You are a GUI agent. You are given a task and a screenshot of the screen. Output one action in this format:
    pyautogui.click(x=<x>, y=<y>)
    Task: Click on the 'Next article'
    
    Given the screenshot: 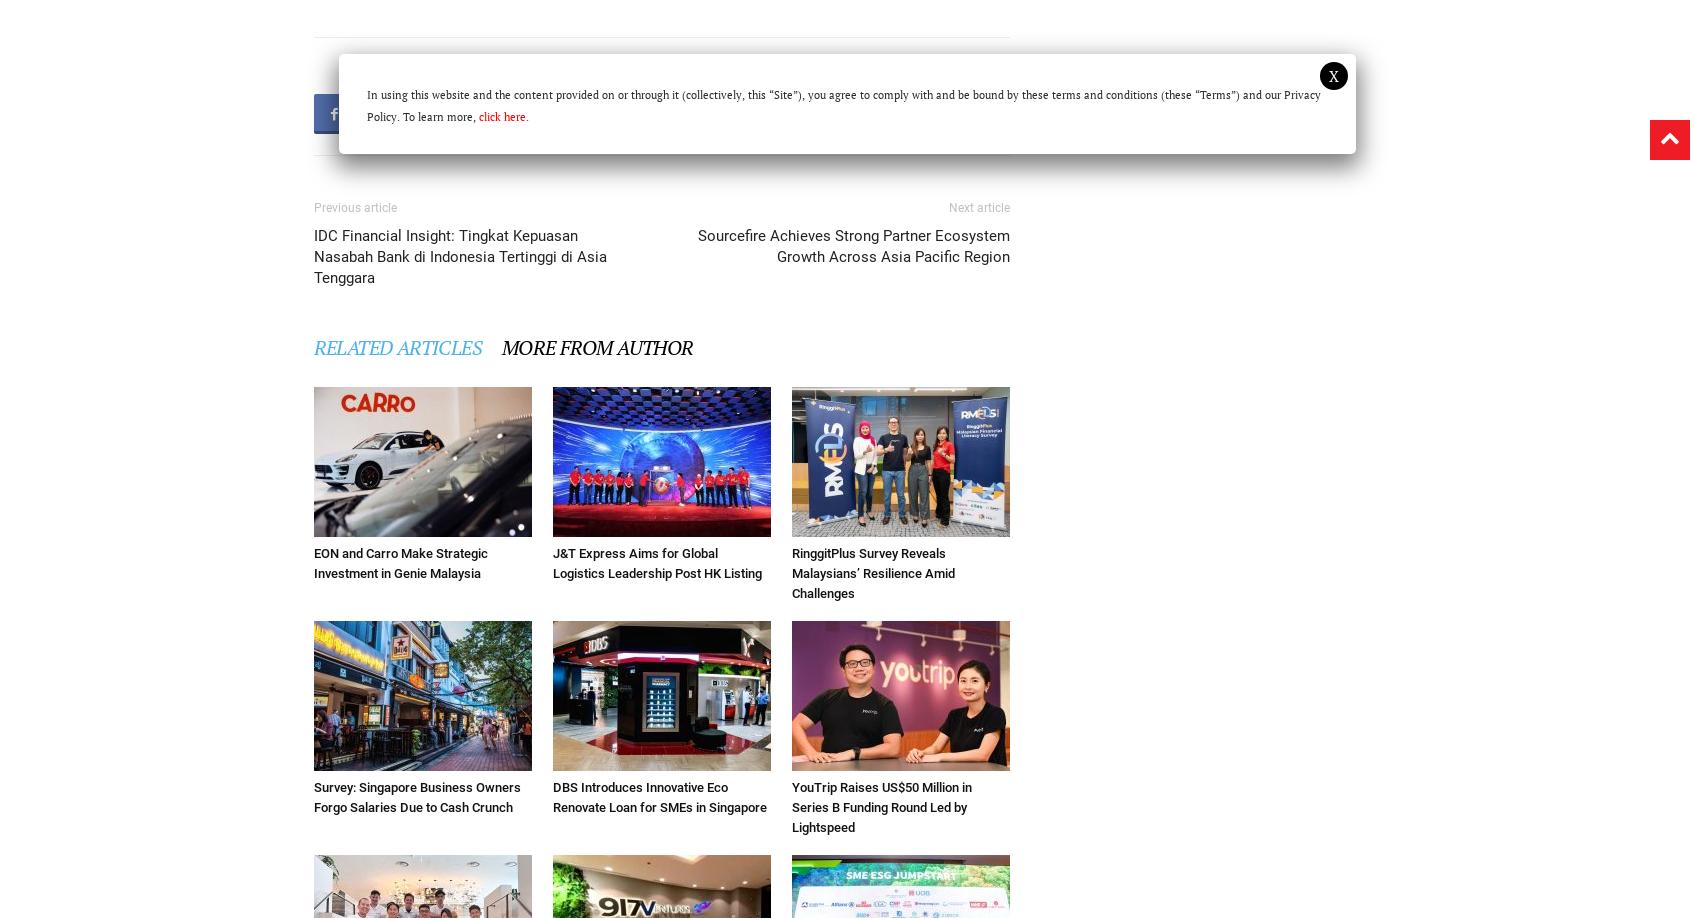 What is the action you would take?
    pyautogui.click(x=948, y=207)
    